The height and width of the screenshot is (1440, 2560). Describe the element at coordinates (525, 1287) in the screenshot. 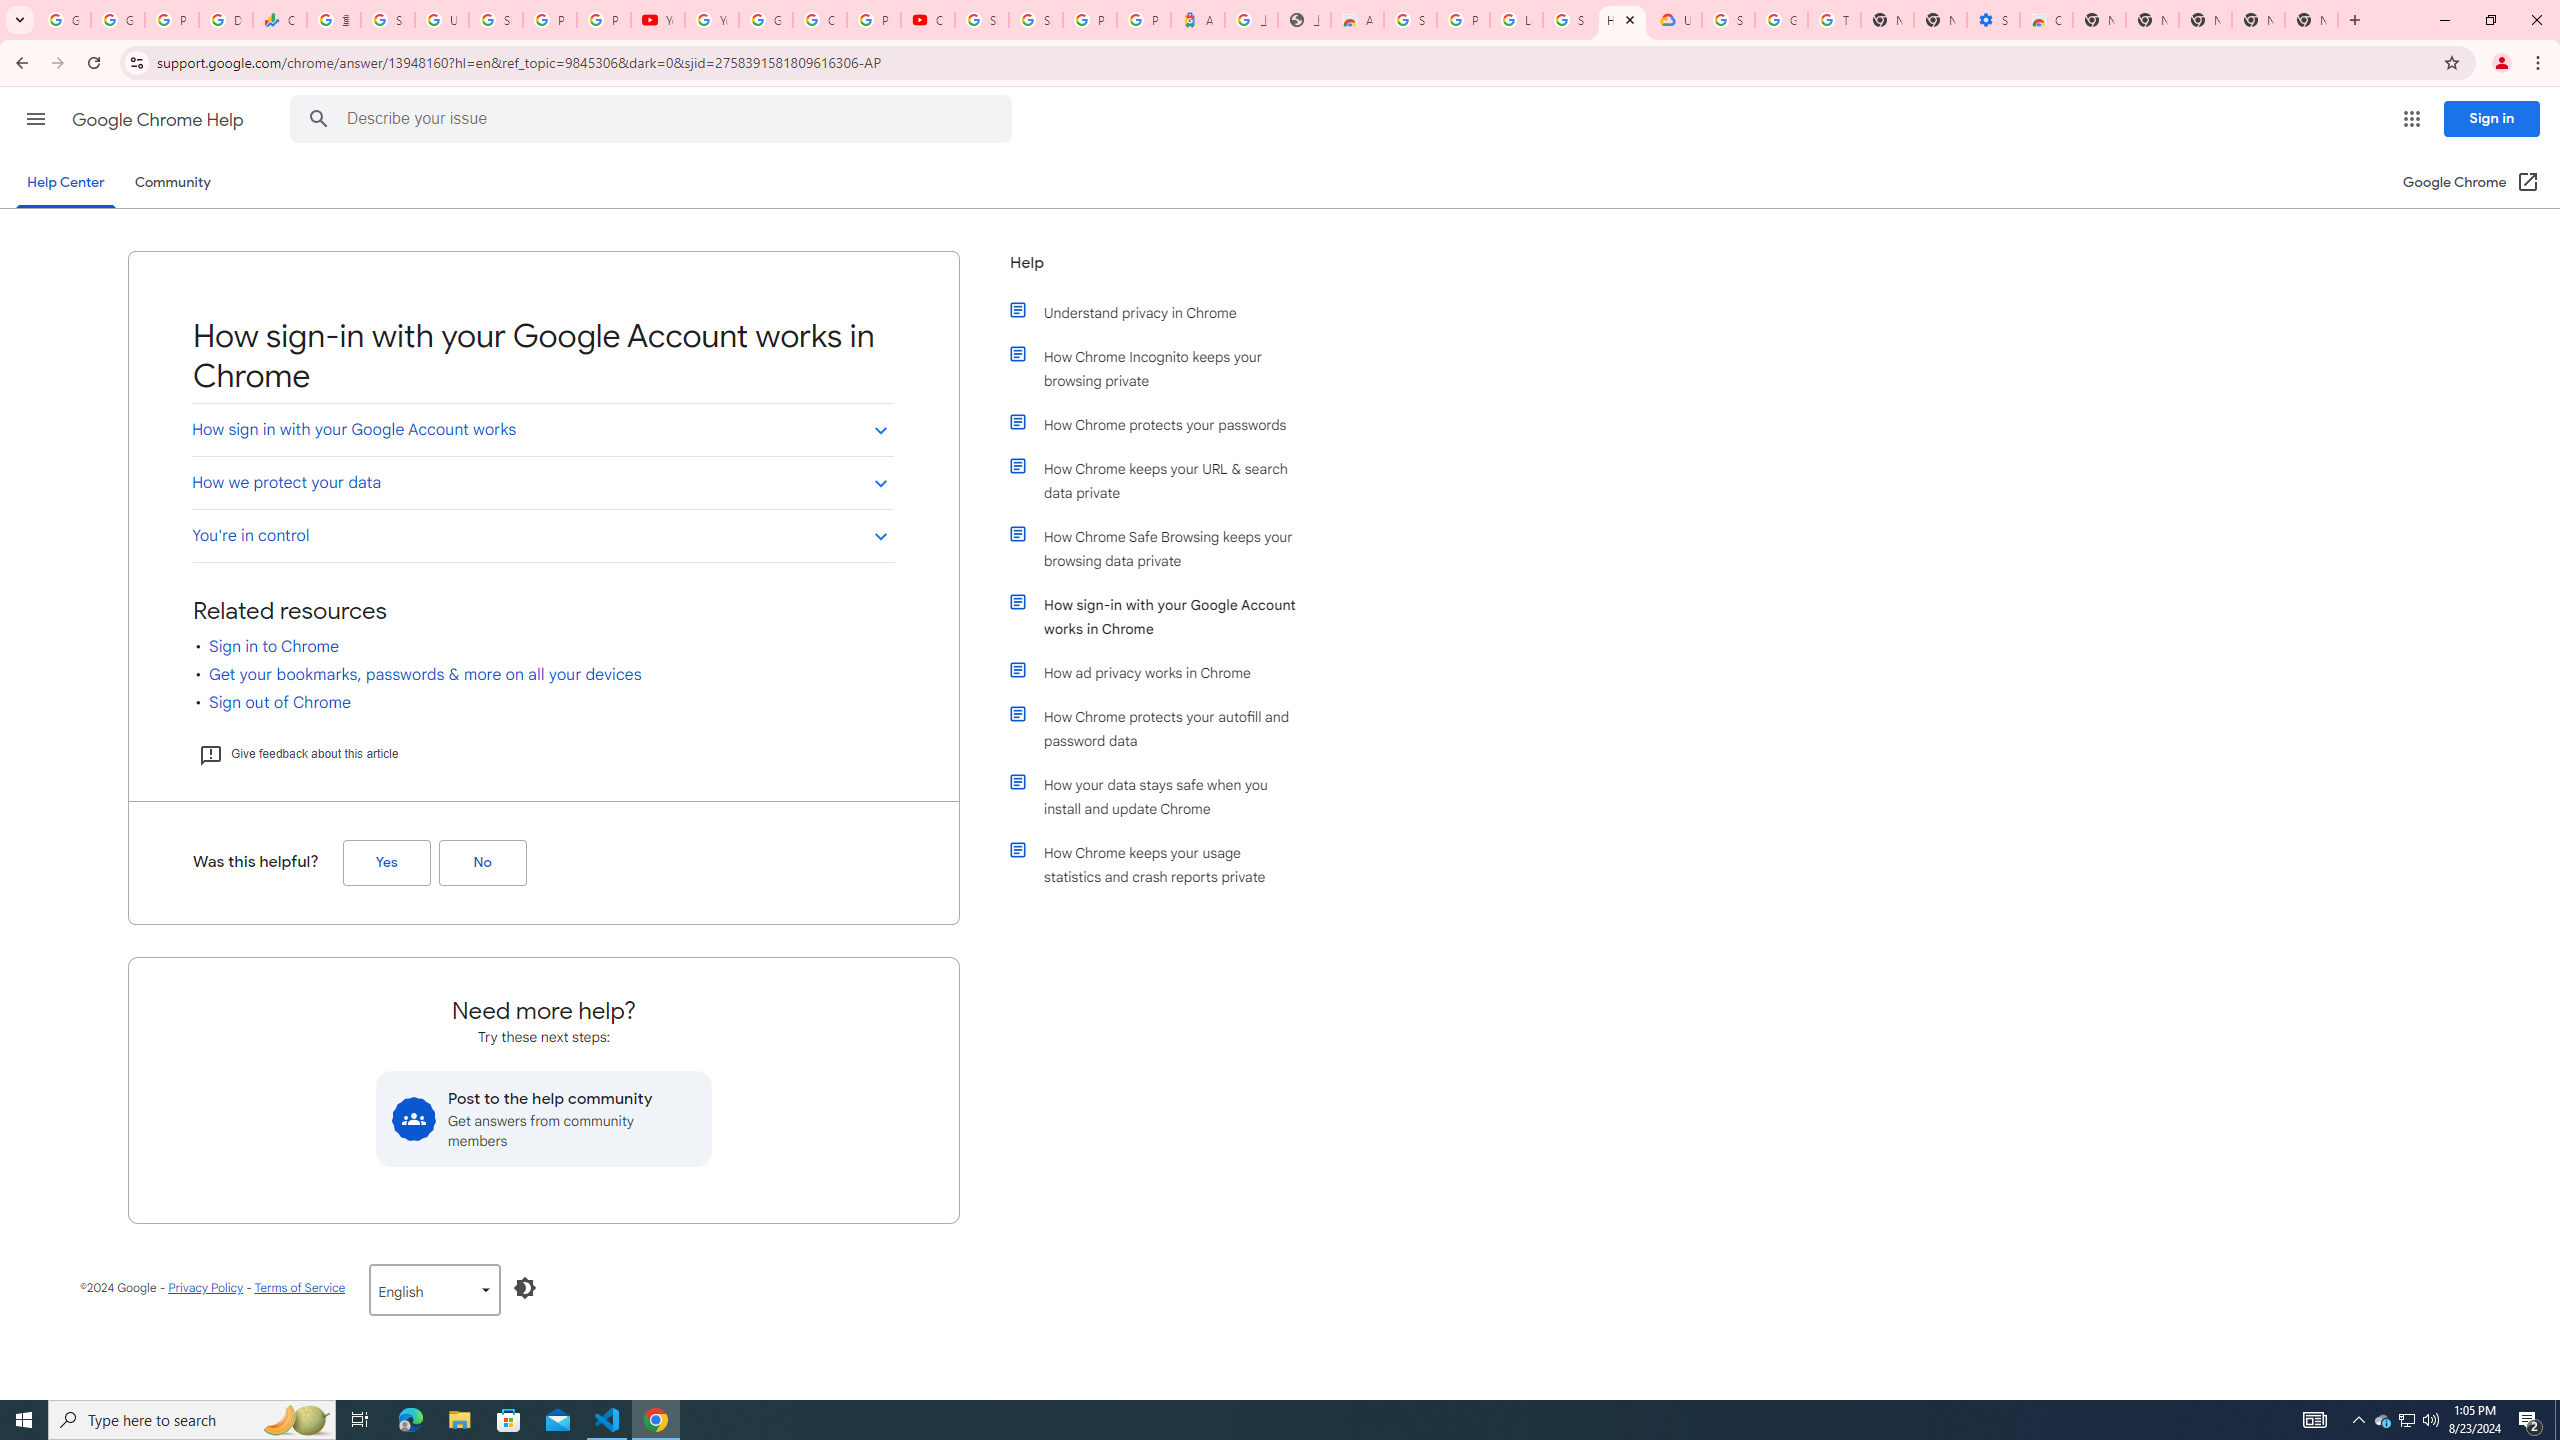

I see `'Enable Dark Mode'` at that location.